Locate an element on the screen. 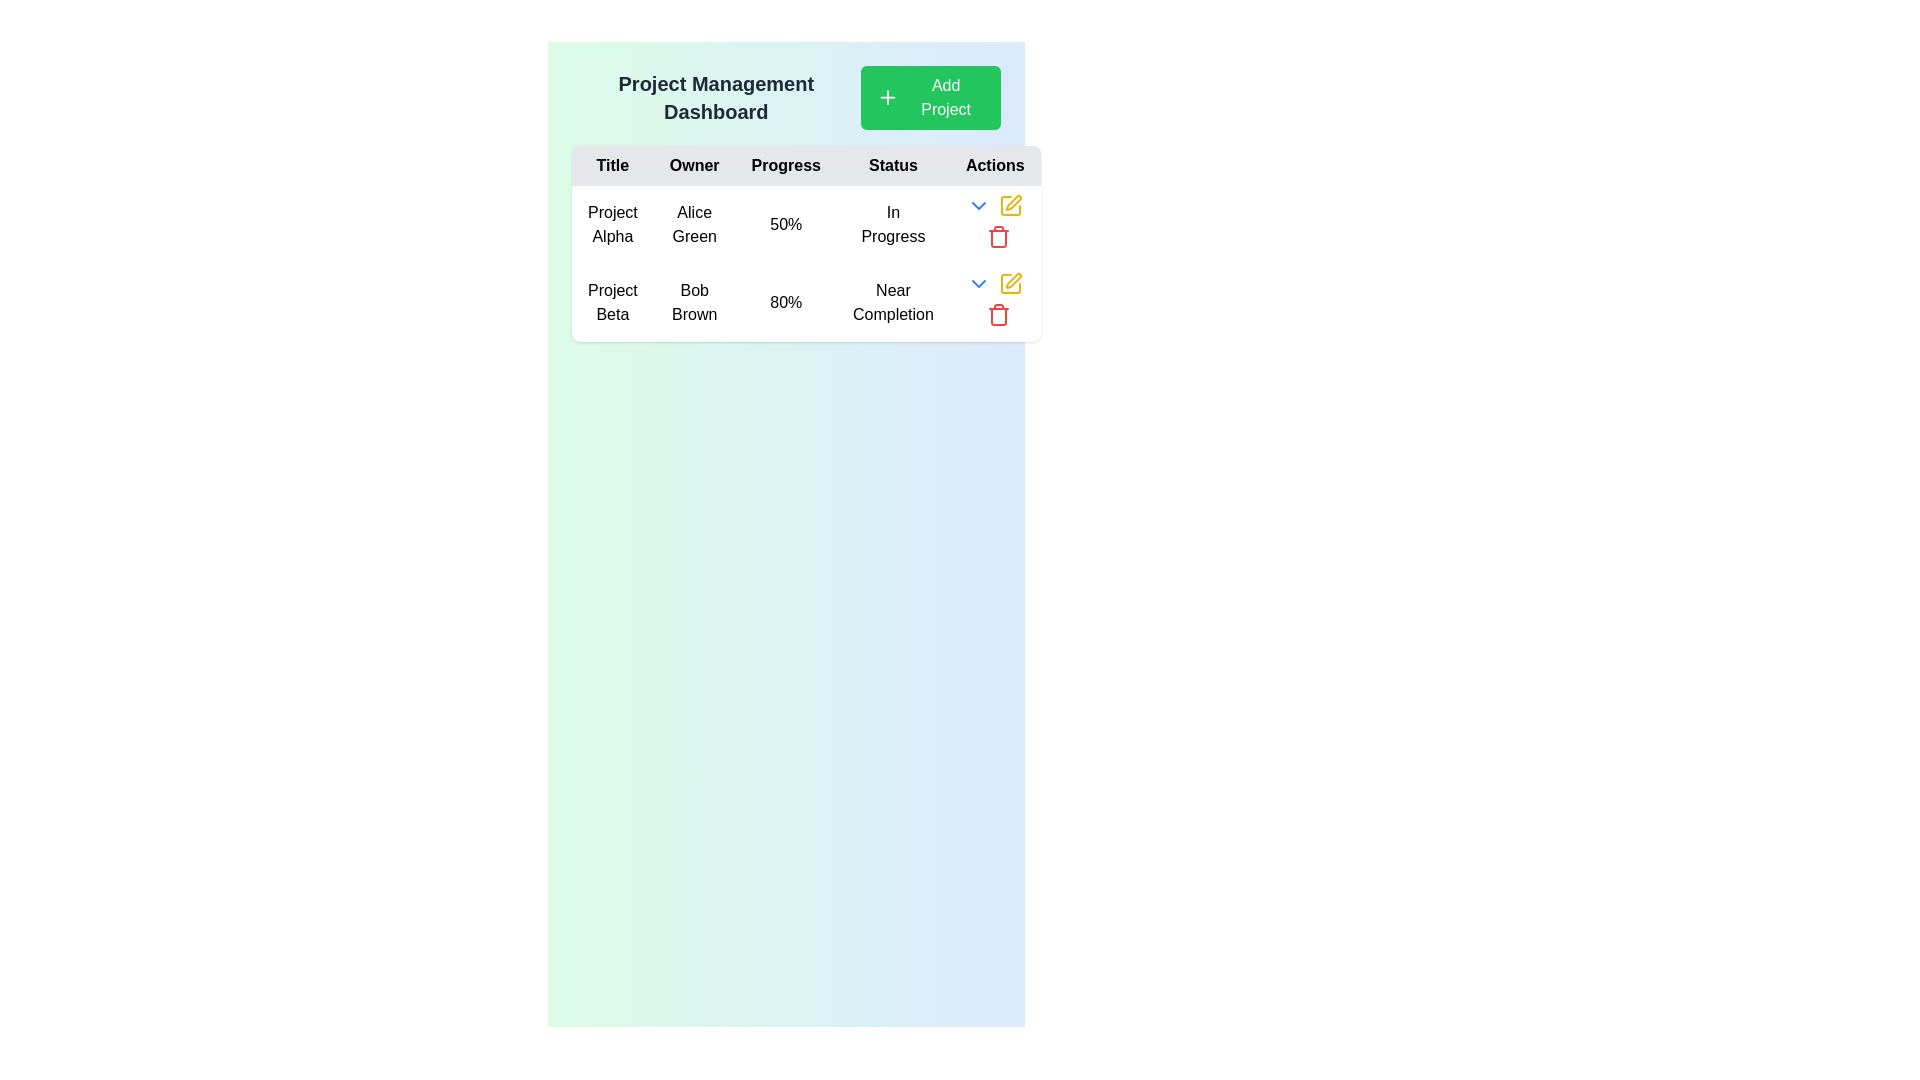  the pen icon located in the Actions column of the second row of the table to initiate editing is located at coordinates (1013, 281).